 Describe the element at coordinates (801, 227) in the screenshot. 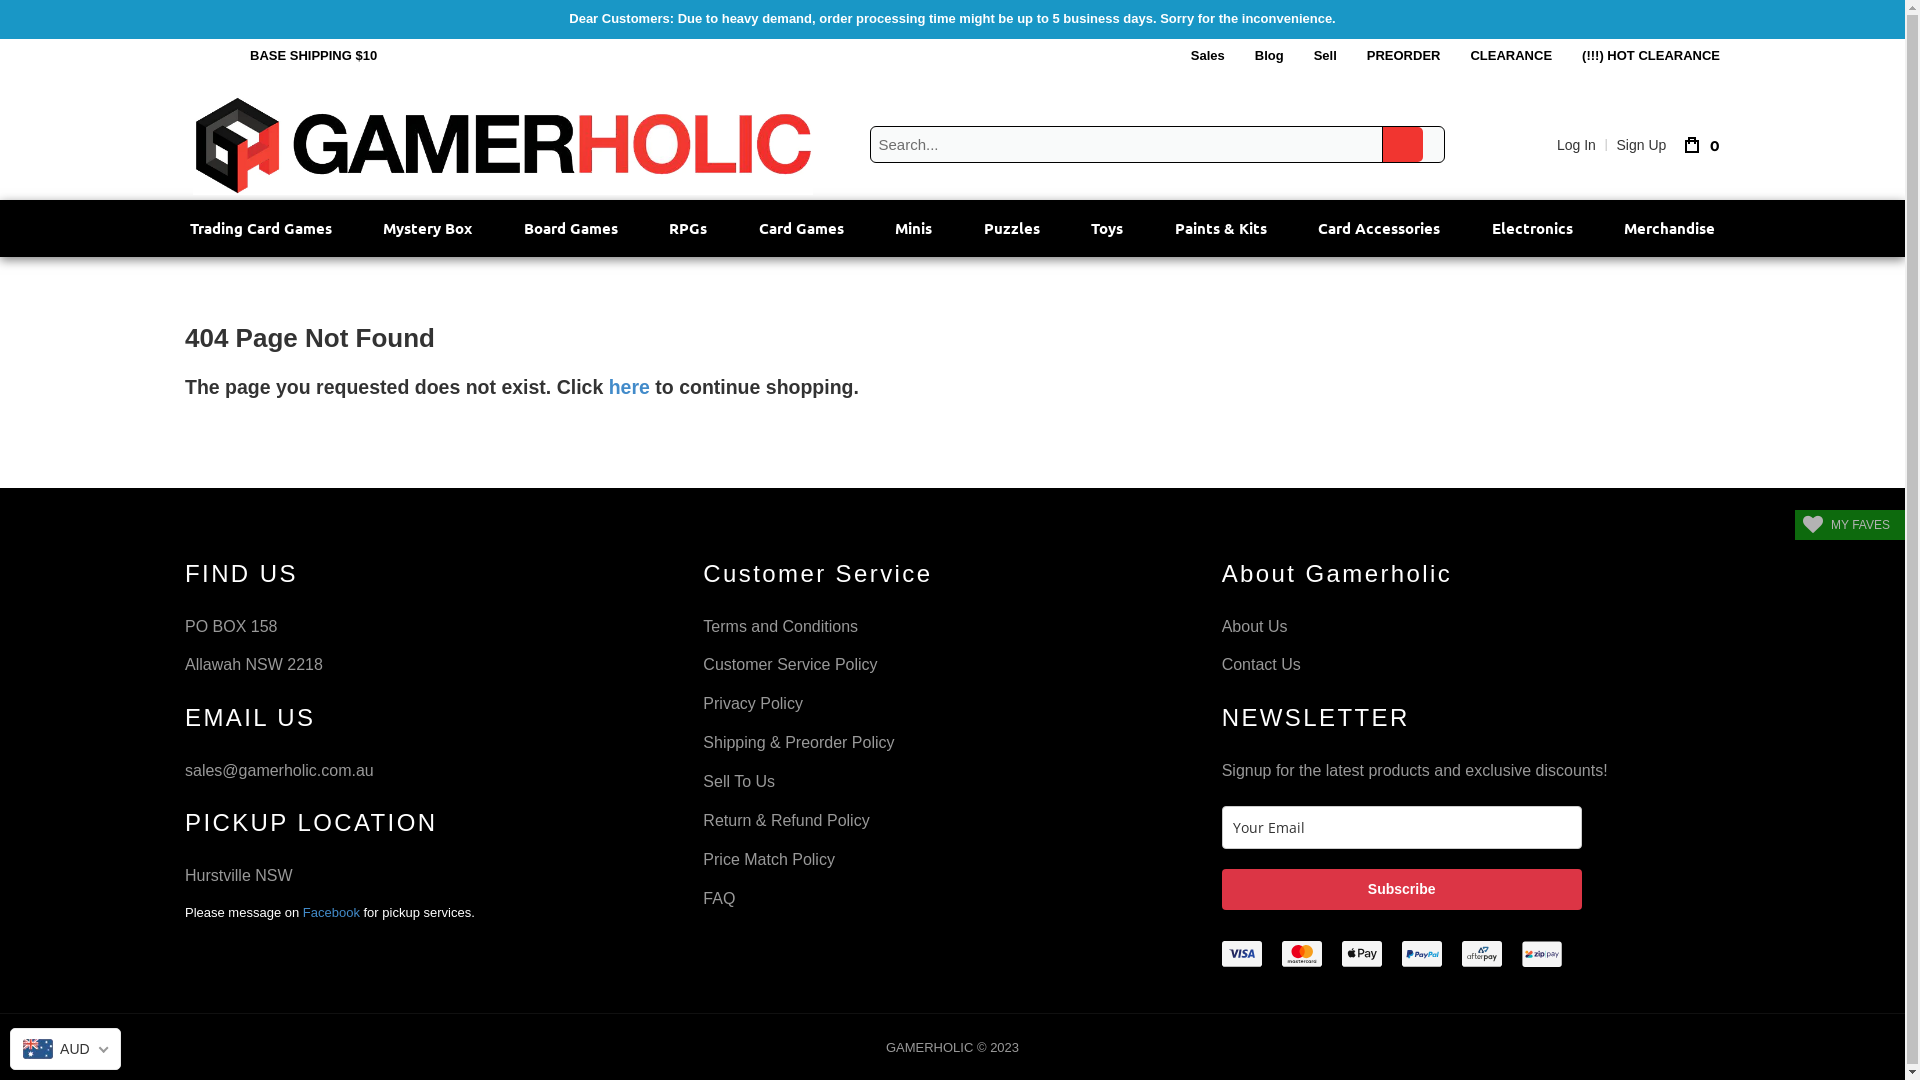

I see `'Card Games'` at that location.